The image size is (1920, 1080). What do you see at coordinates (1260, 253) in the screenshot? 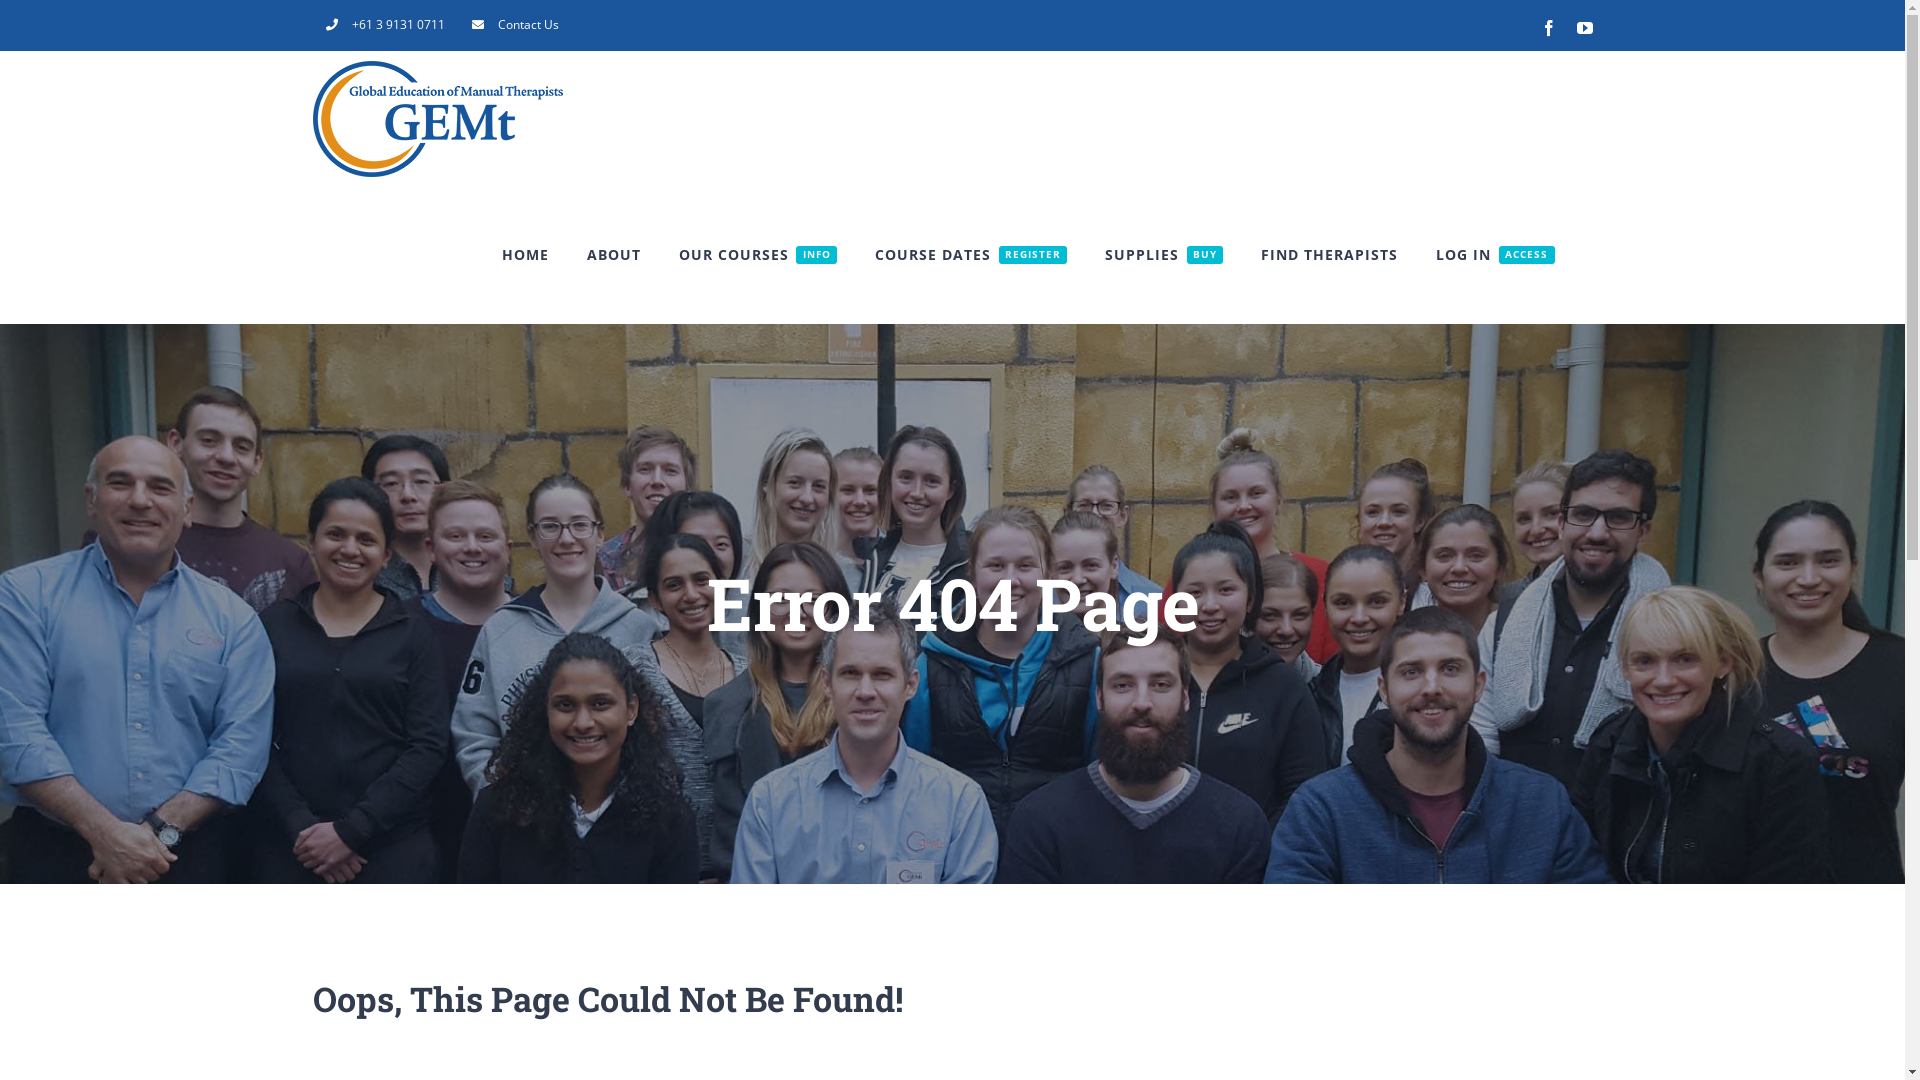
I see `'FIND THERAPISTS'` at bounding box center [1260, 253].